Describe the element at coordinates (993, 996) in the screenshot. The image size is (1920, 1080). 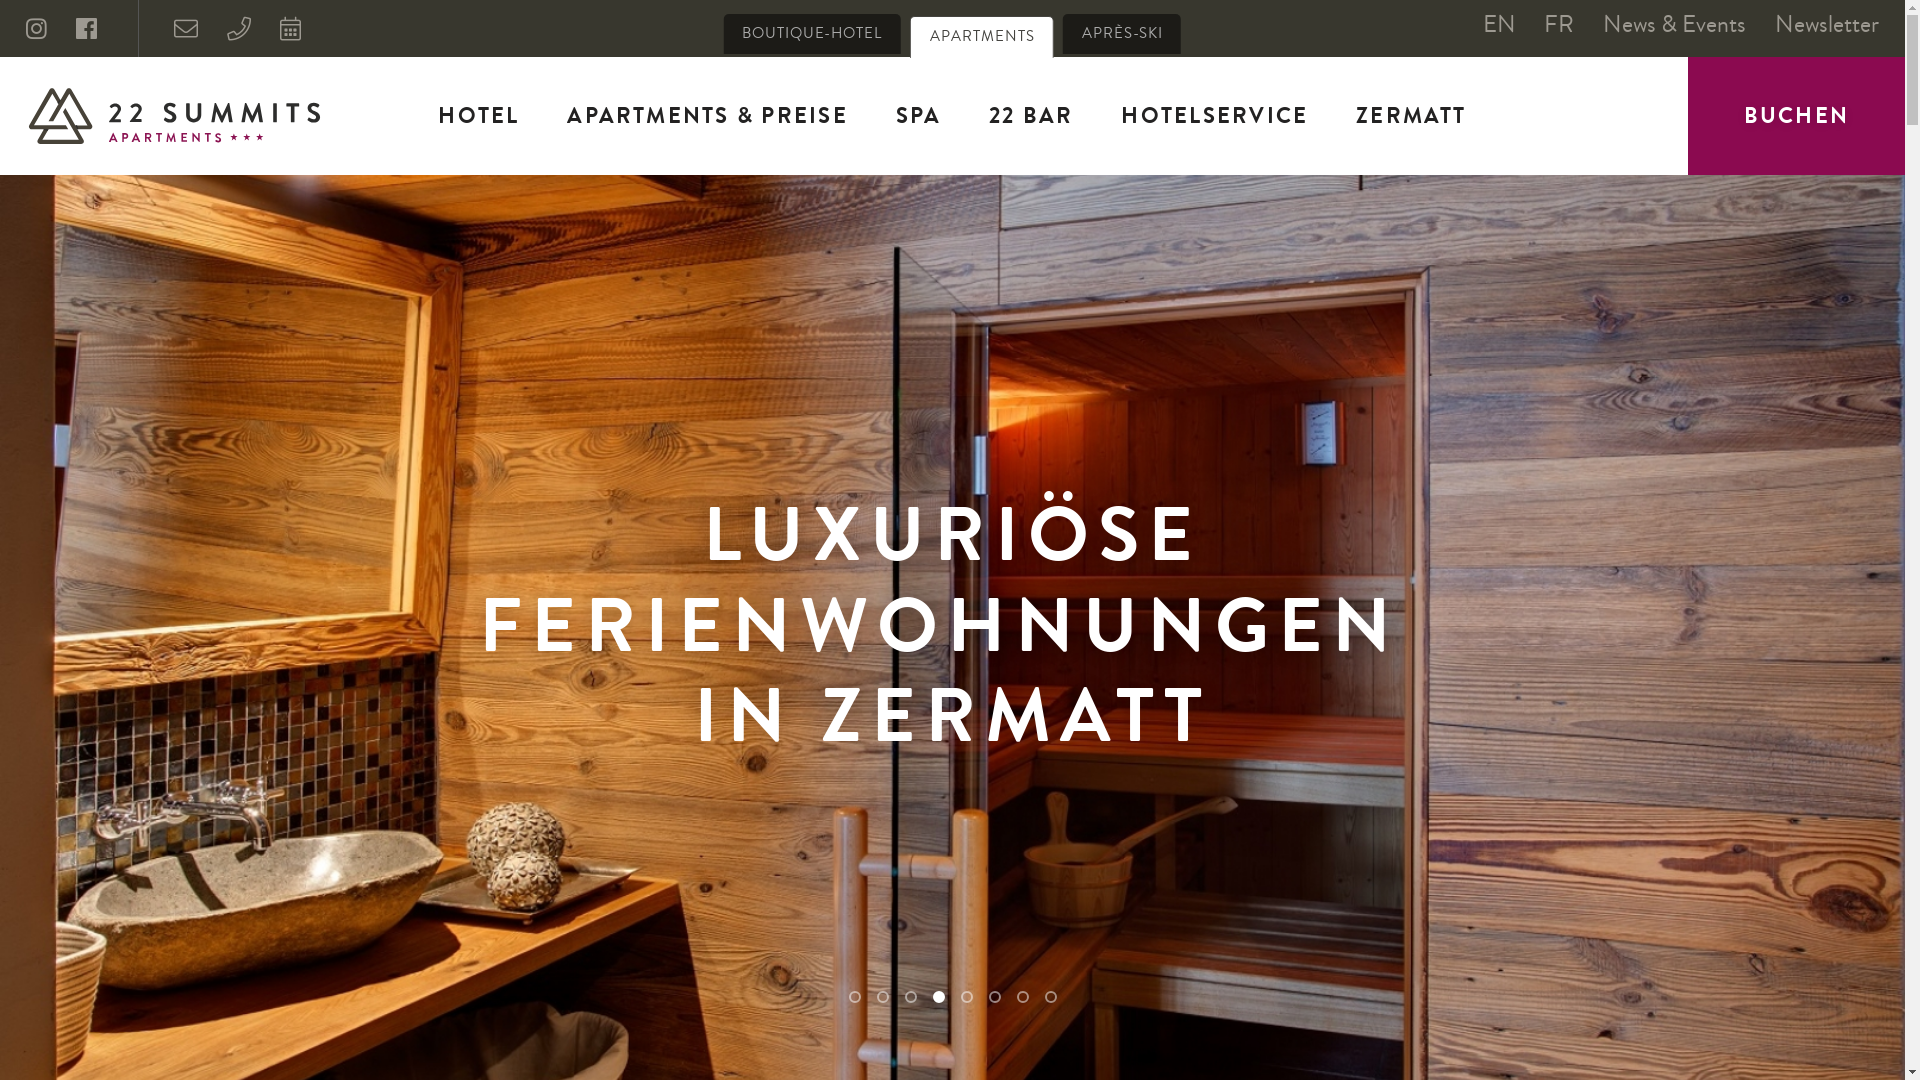
I see `'6'` at that location.